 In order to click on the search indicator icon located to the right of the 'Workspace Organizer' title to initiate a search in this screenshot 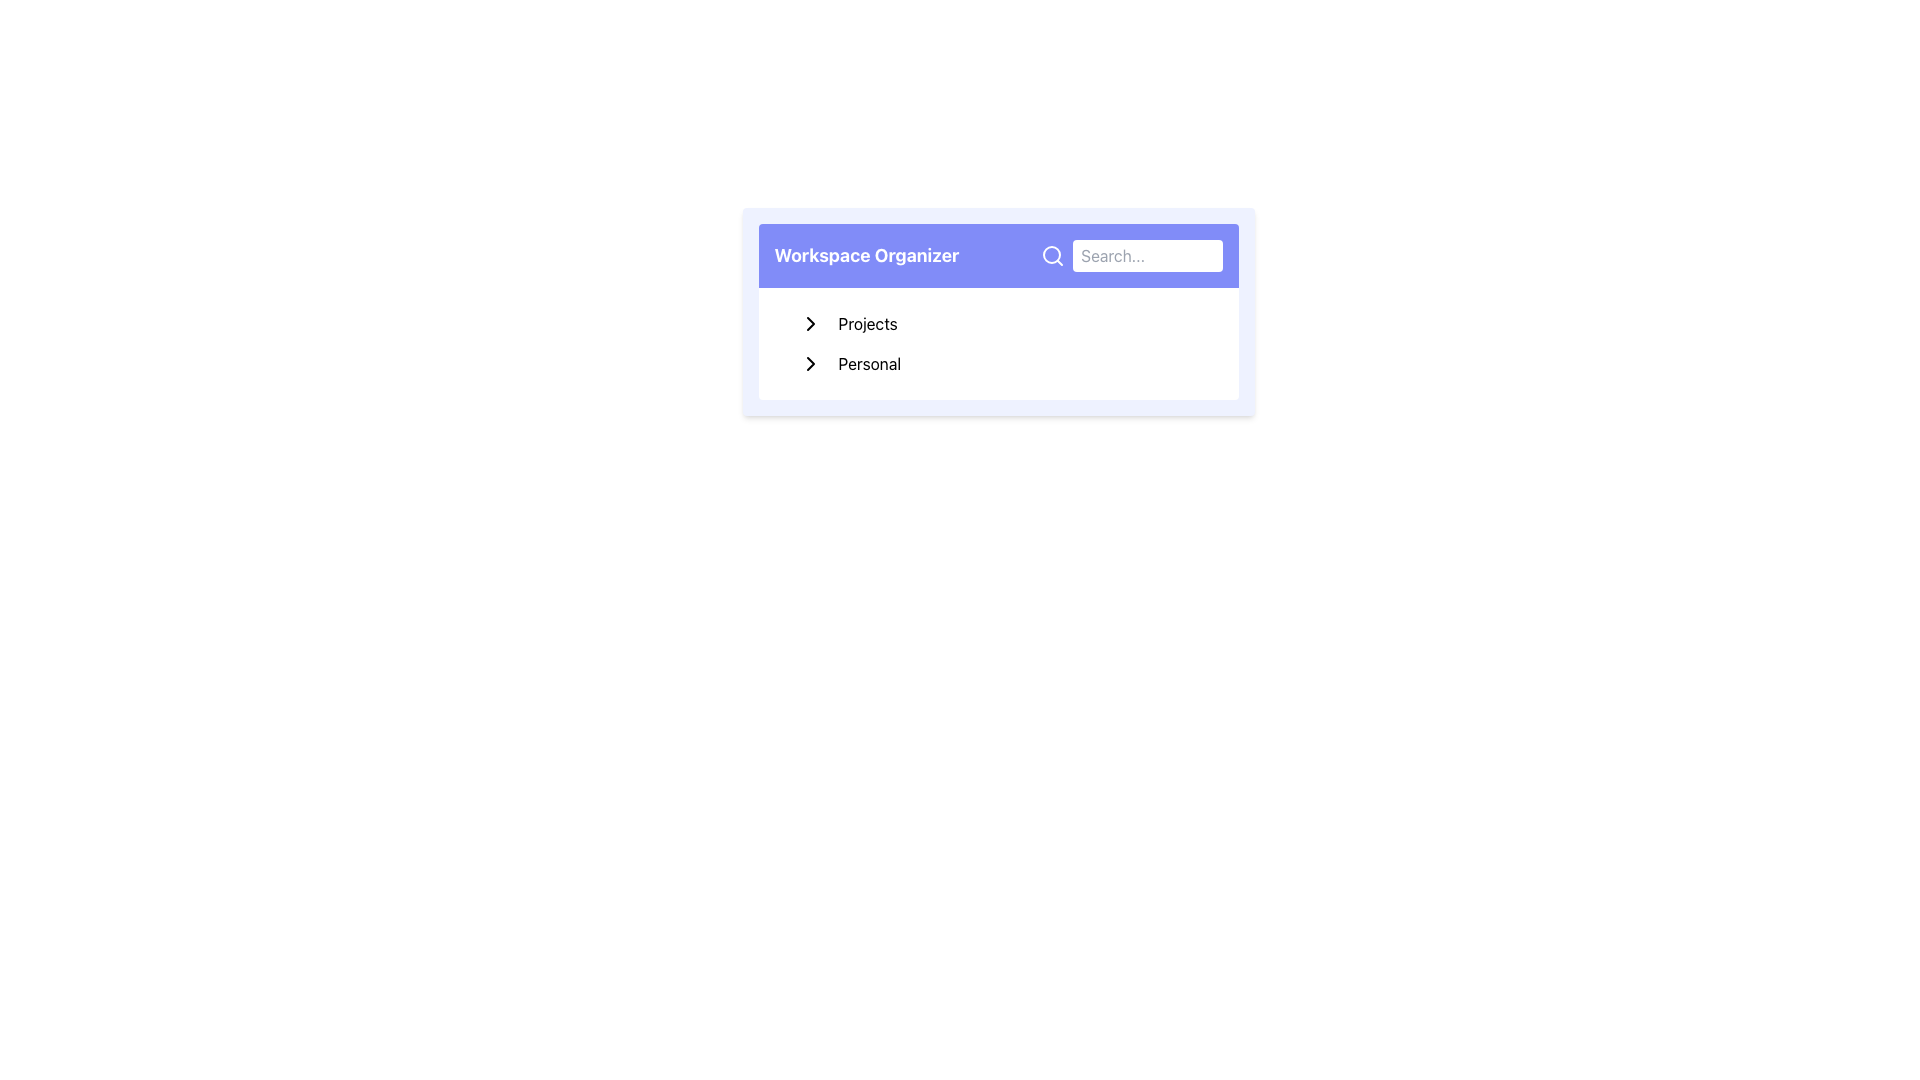, I will do `click(1052, 254)`.